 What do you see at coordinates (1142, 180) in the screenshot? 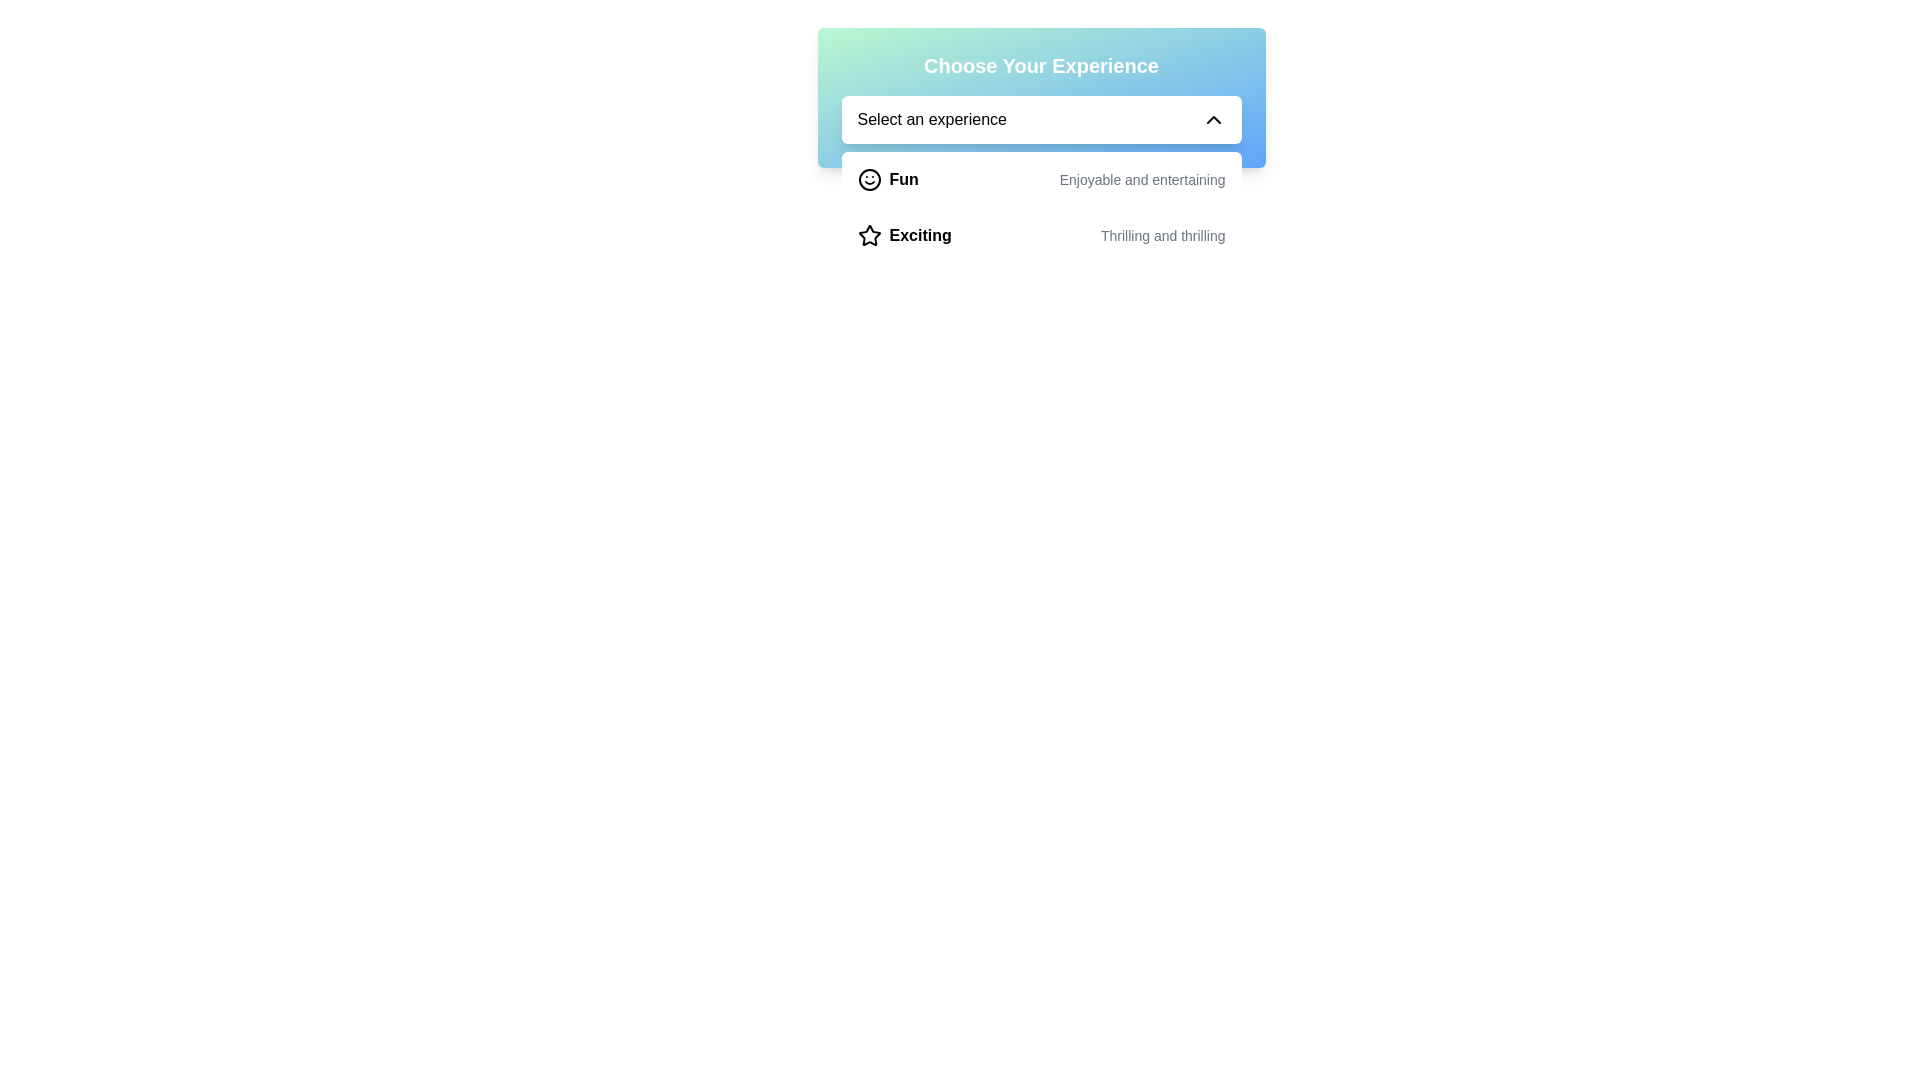
I see `the text label that displays 'Enjoyable and entertaining', which is located below the main heading 'Choose Your Experience'` at bounding box center [1142, 180].